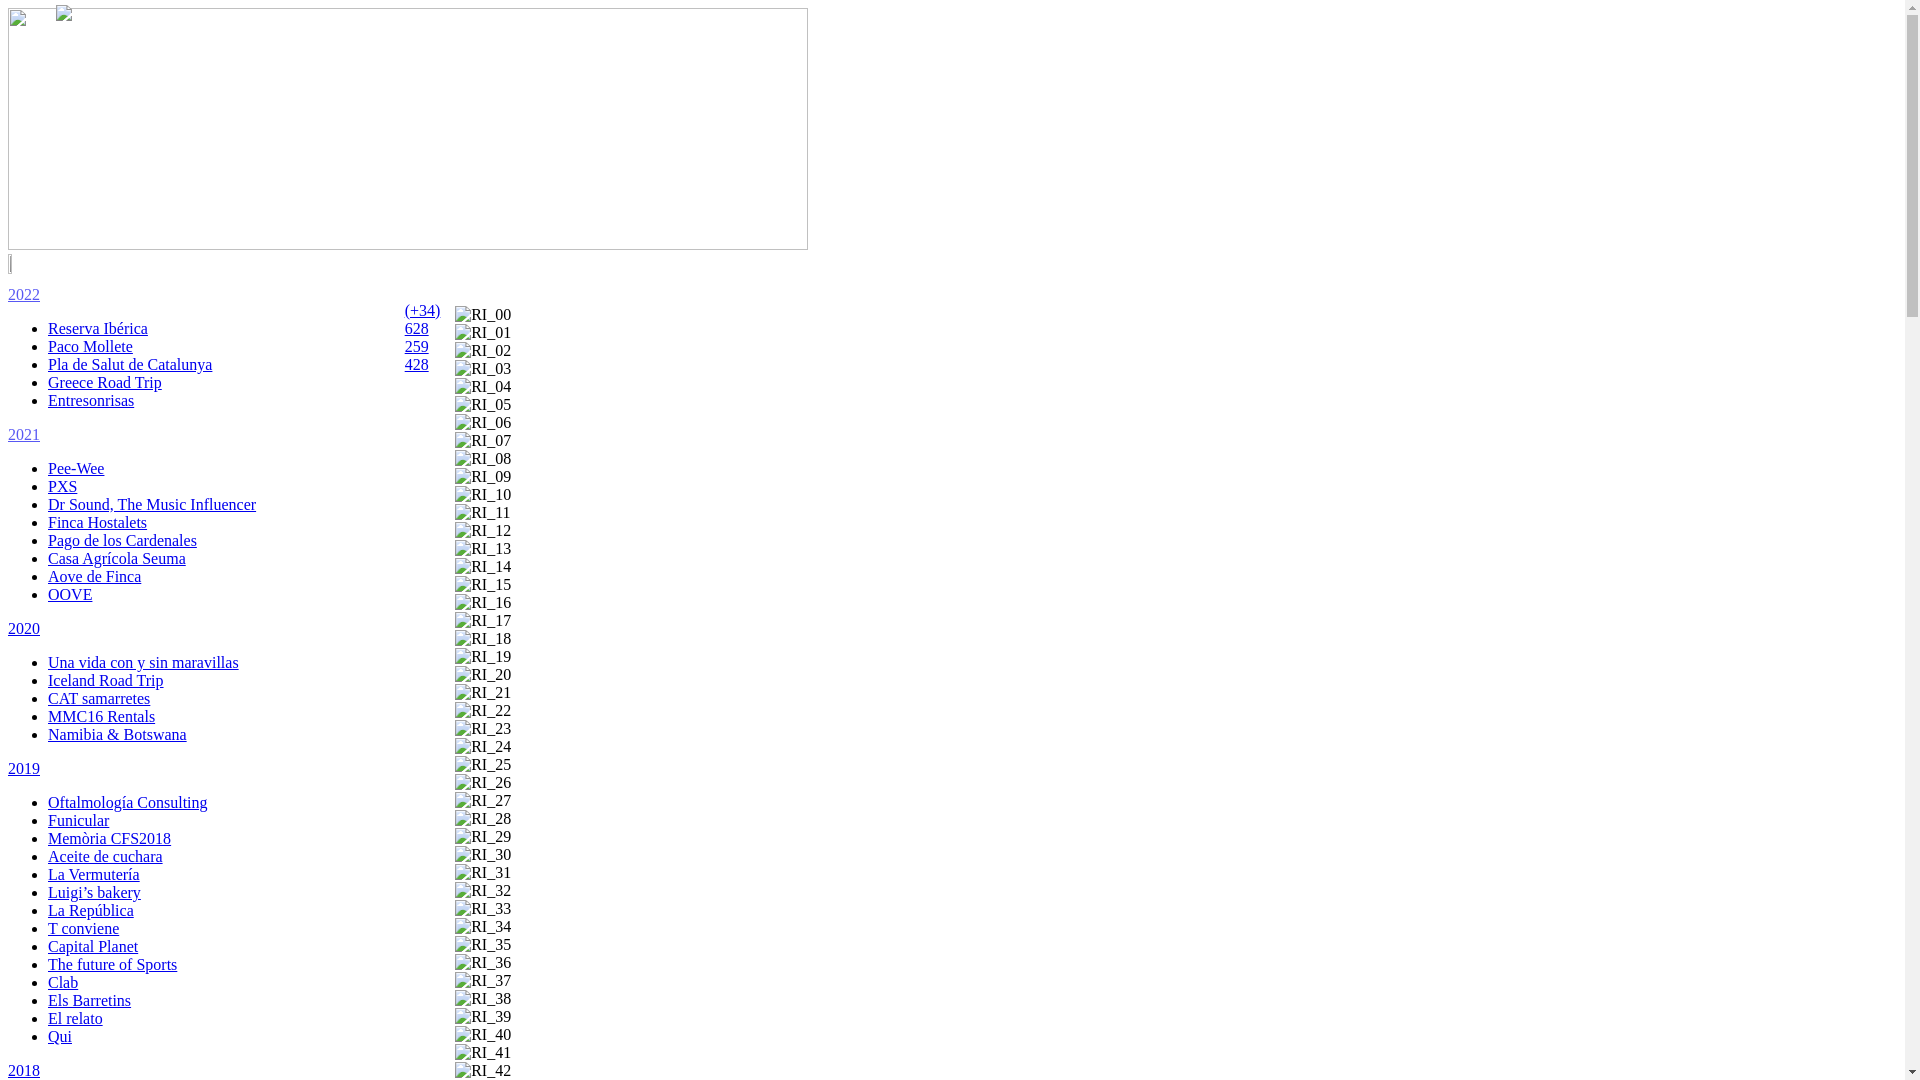  I want to click on 'Namibia & Botswana', so click(48, 734).